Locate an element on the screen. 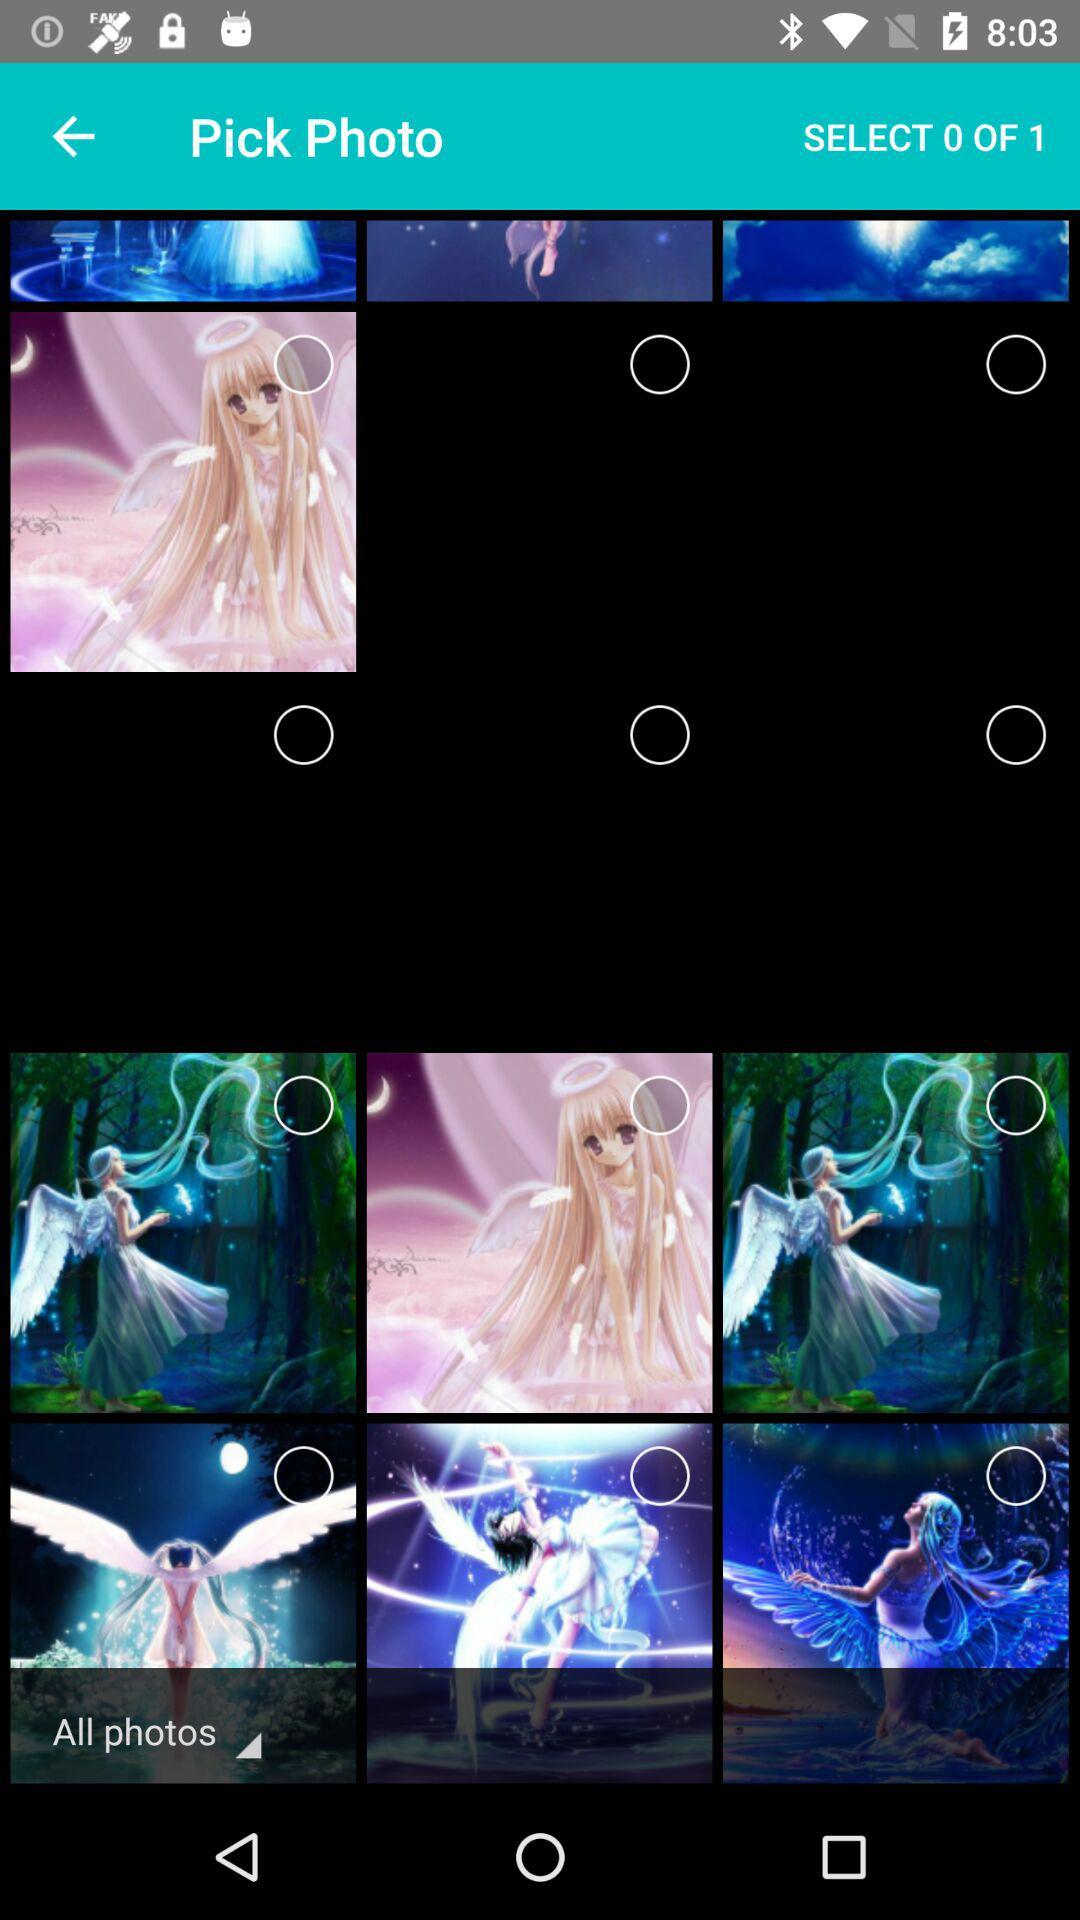 This screenshot has height=1920, width=1080. delete this one picture is located at coordinates (659, 733).